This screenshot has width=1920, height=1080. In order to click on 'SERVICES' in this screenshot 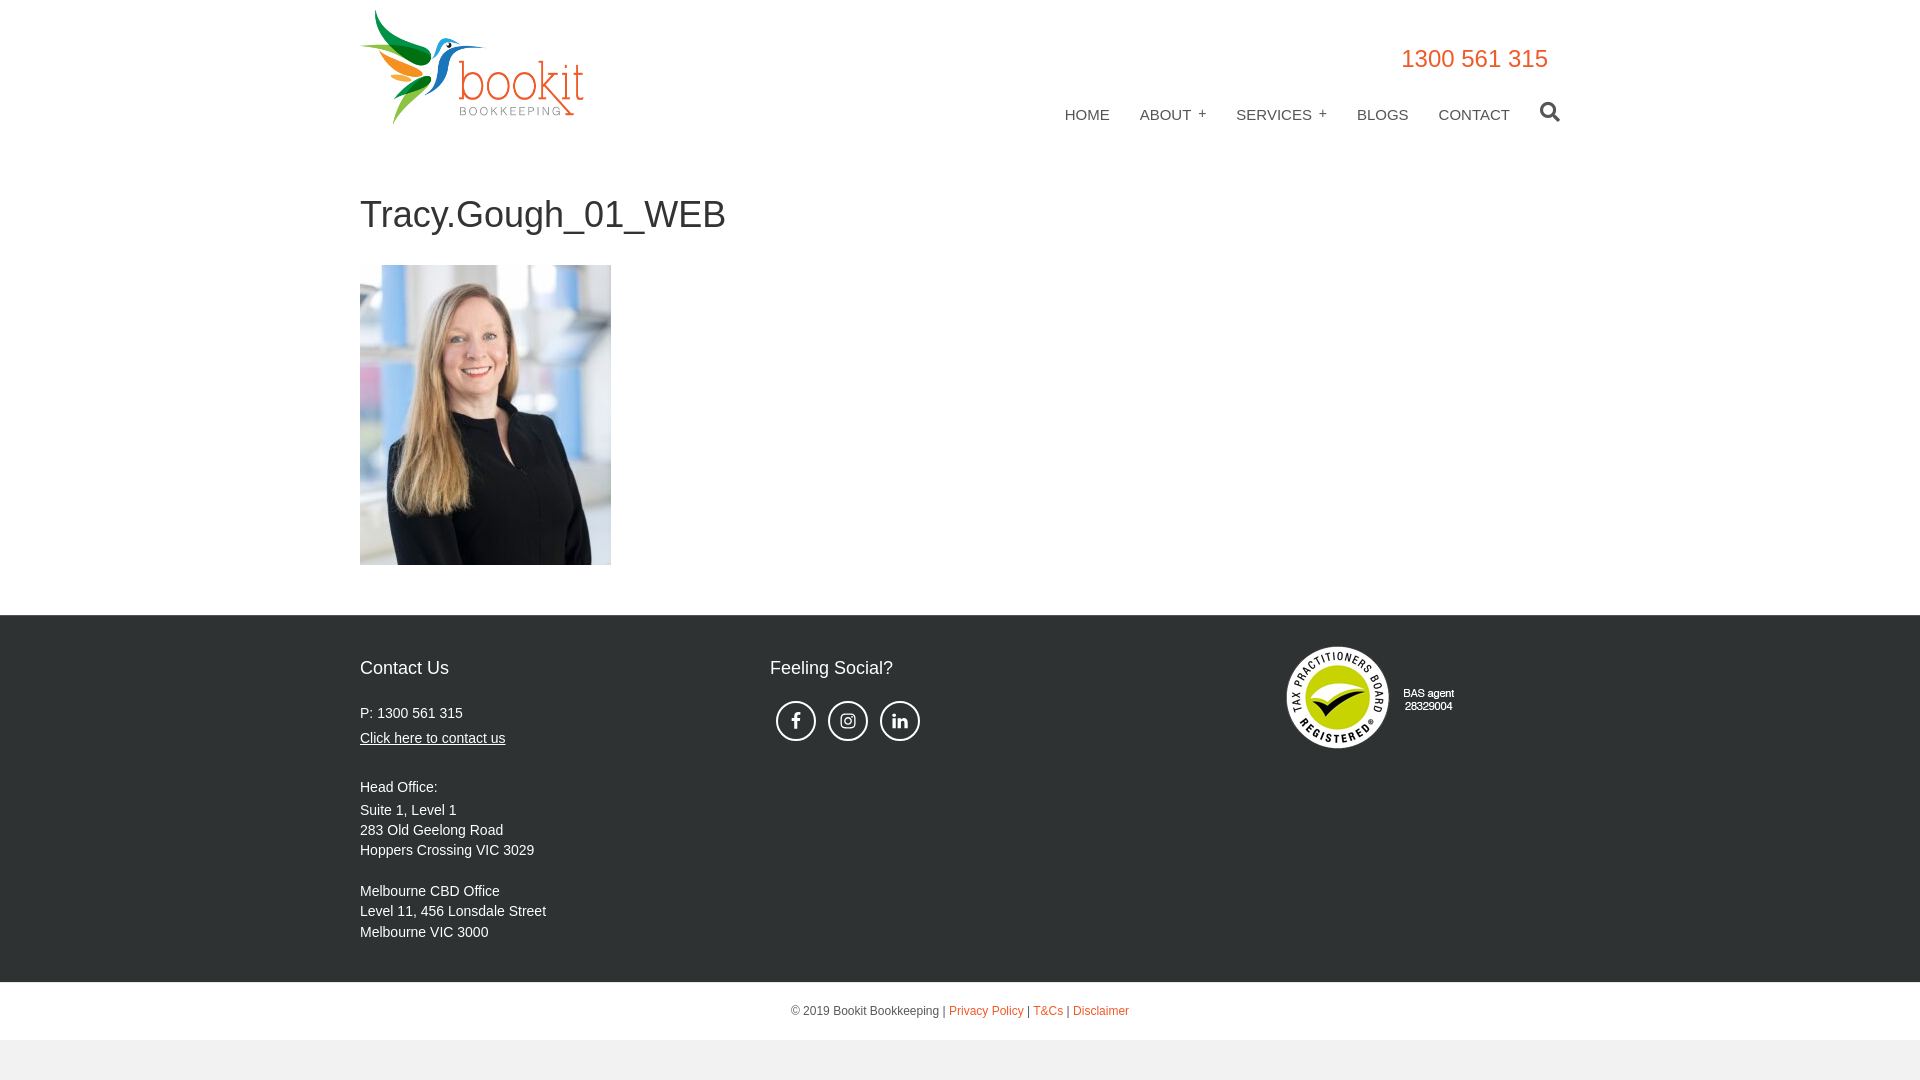, I will do `click(1281, 114)`.